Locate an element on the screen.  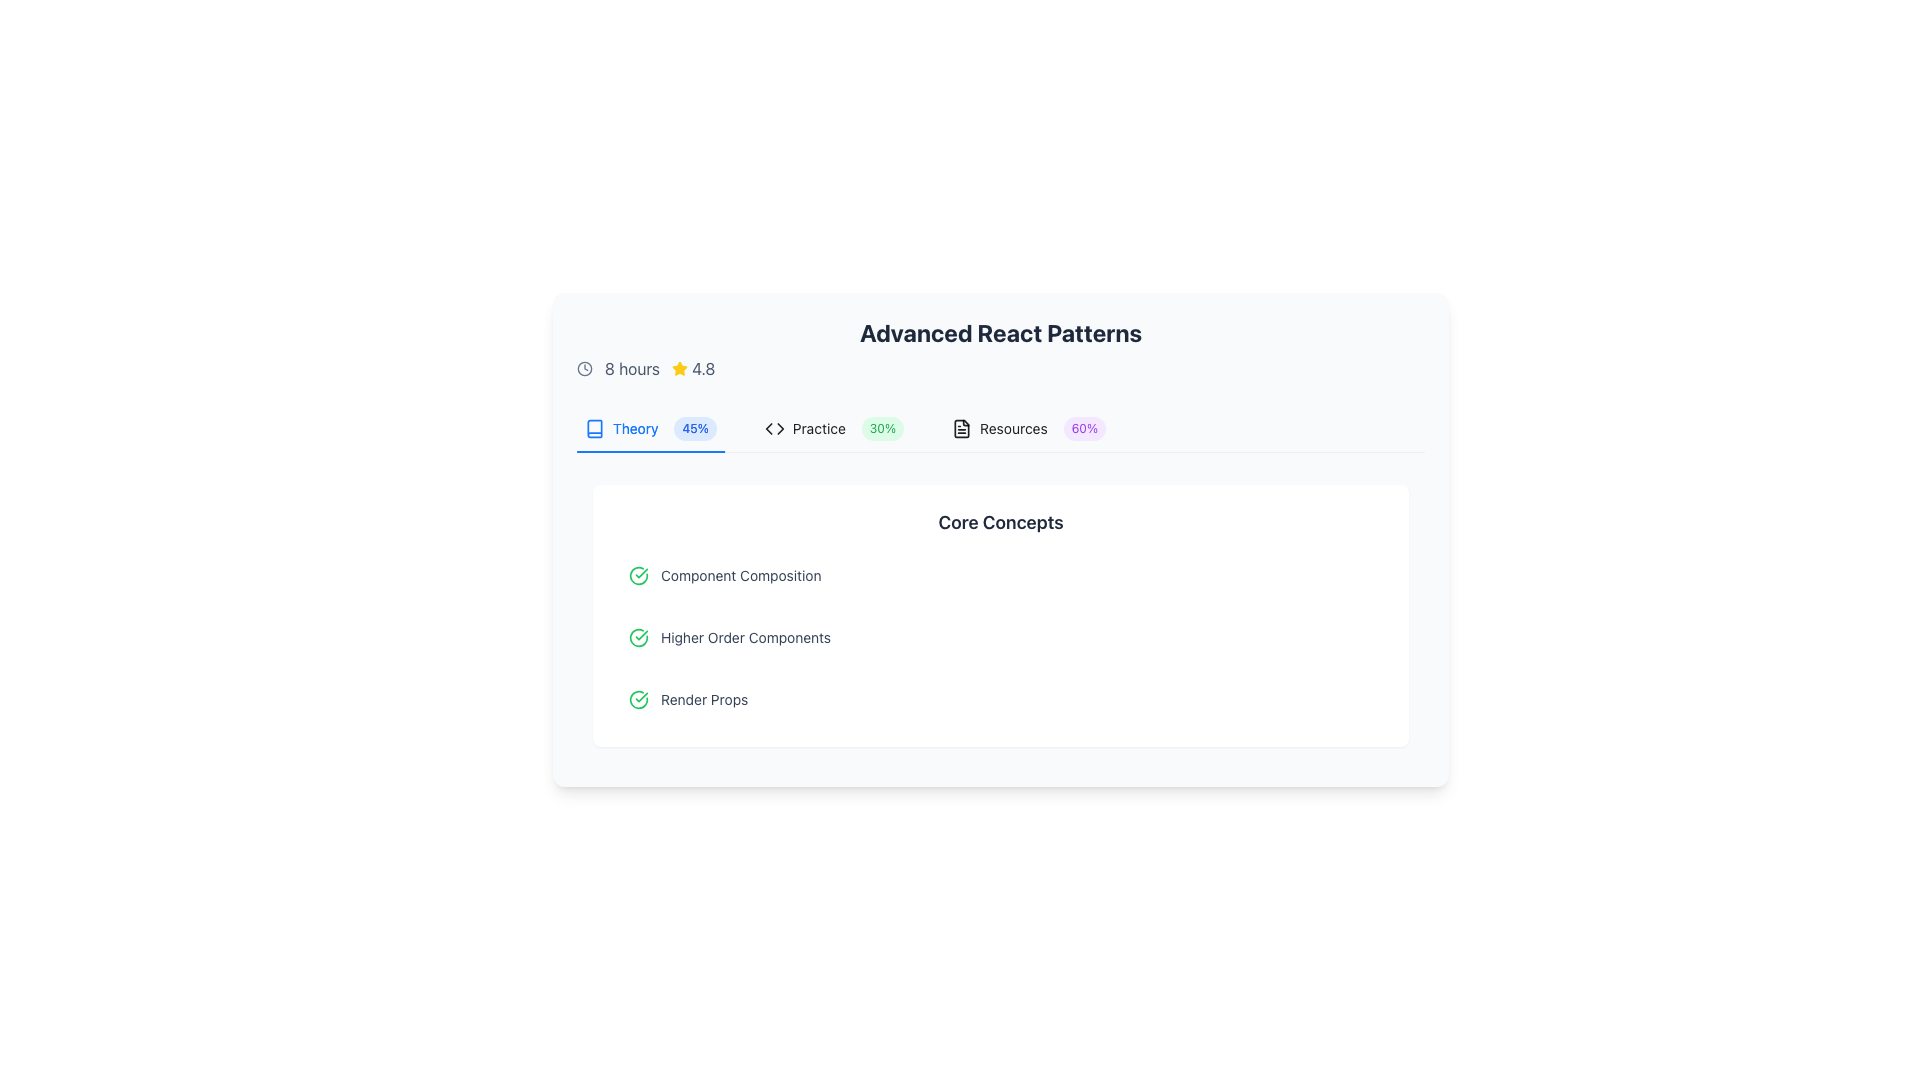
the circular green check icon located to the left of the 'Higher Order Components' text label in the 'Core Concepts' section is located at coordinates (637, 637).